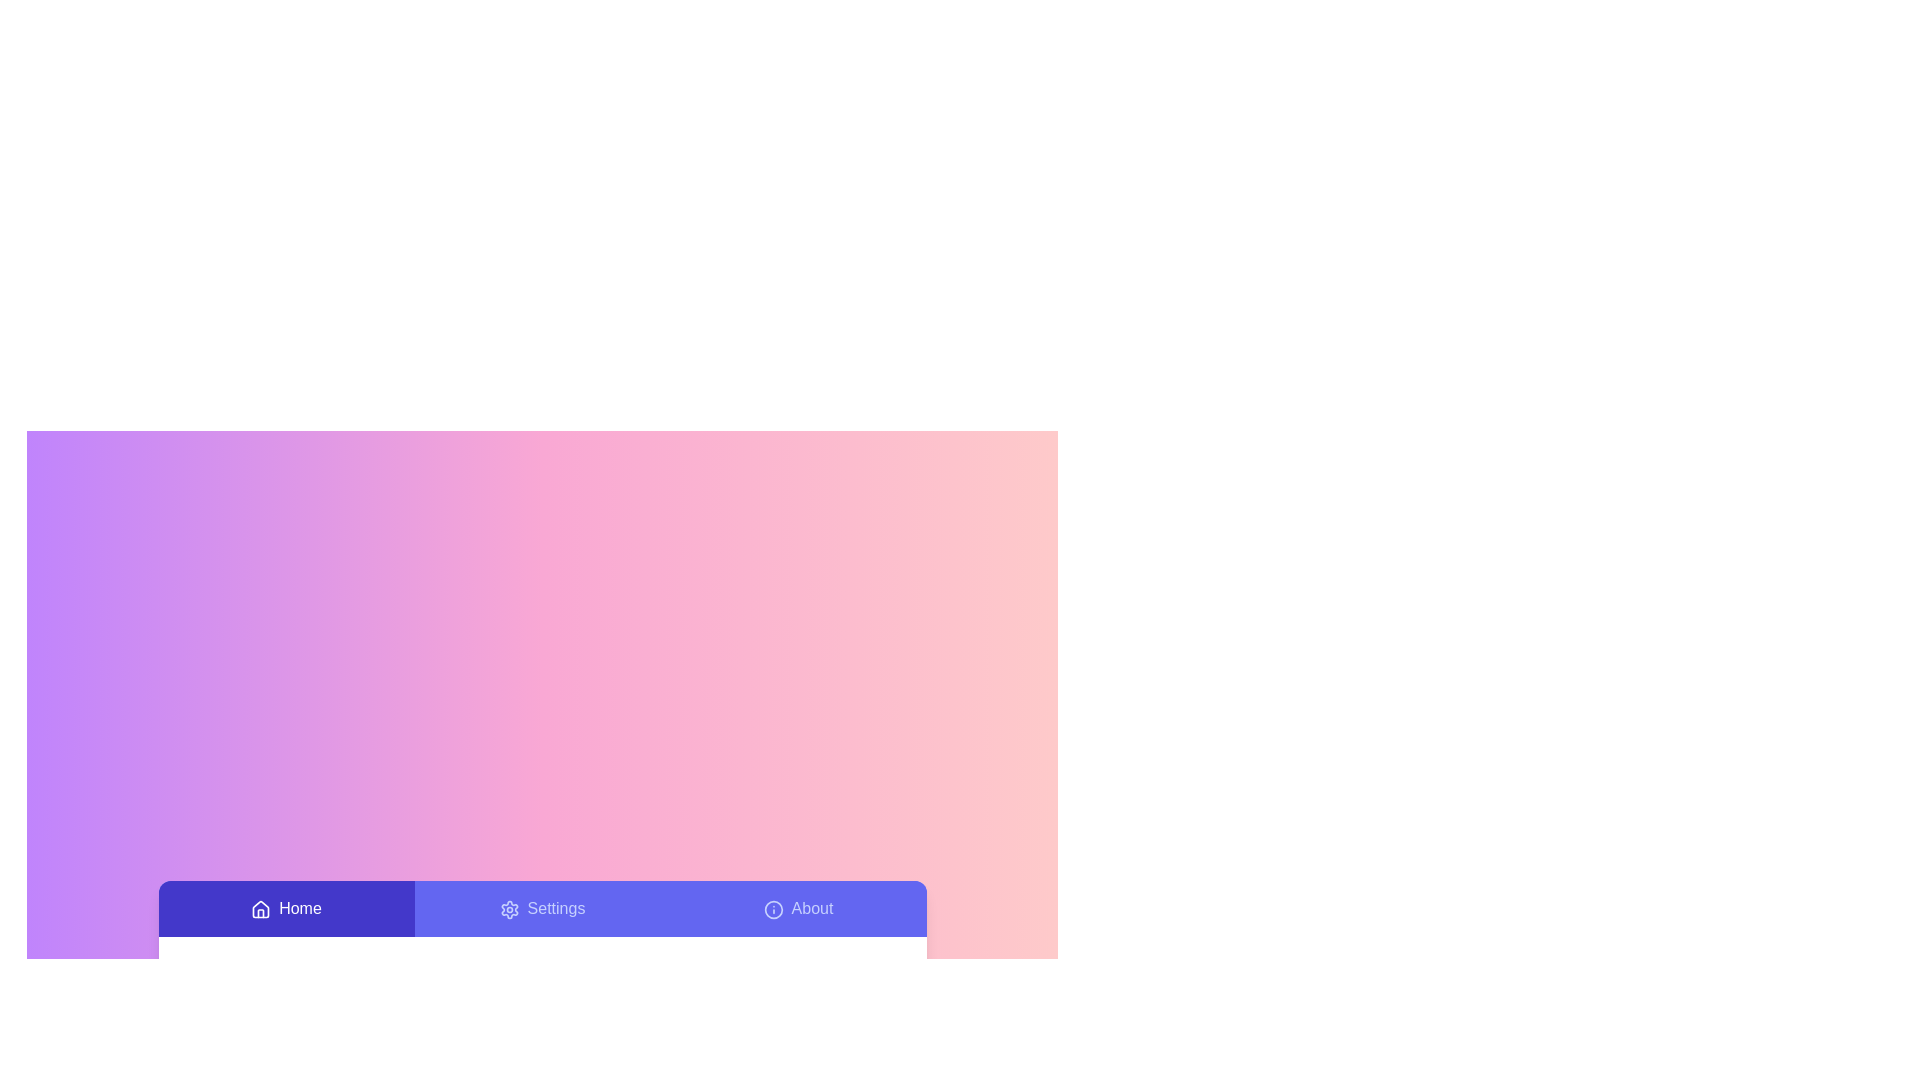 Image resolution: width=1920 pixels, height=1080 pixels. What do you see at coordinates (285, 909) in the screenshot?
I see `the Home tab to activate it` at bounding box center [285, 909].